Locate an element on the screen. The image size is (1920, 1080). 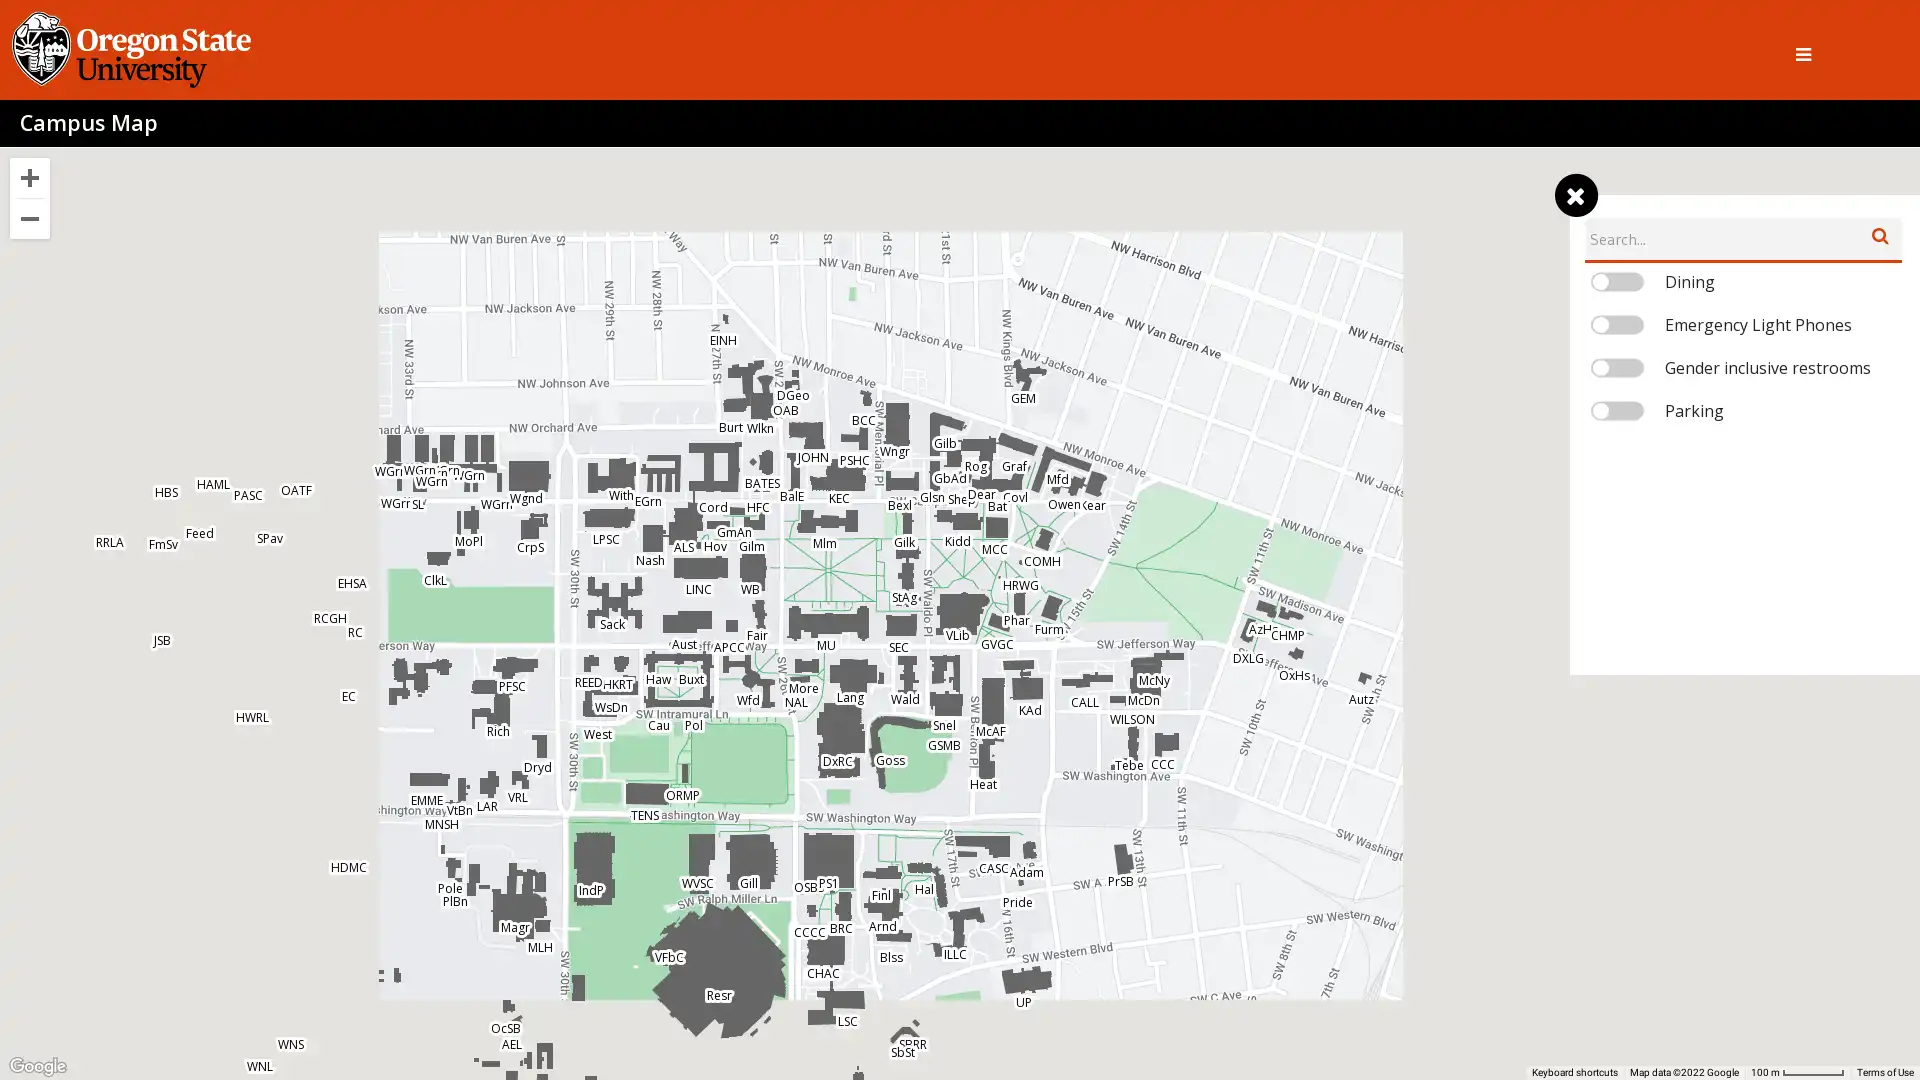
Clear search terms is located at coordinates (1879, 234).